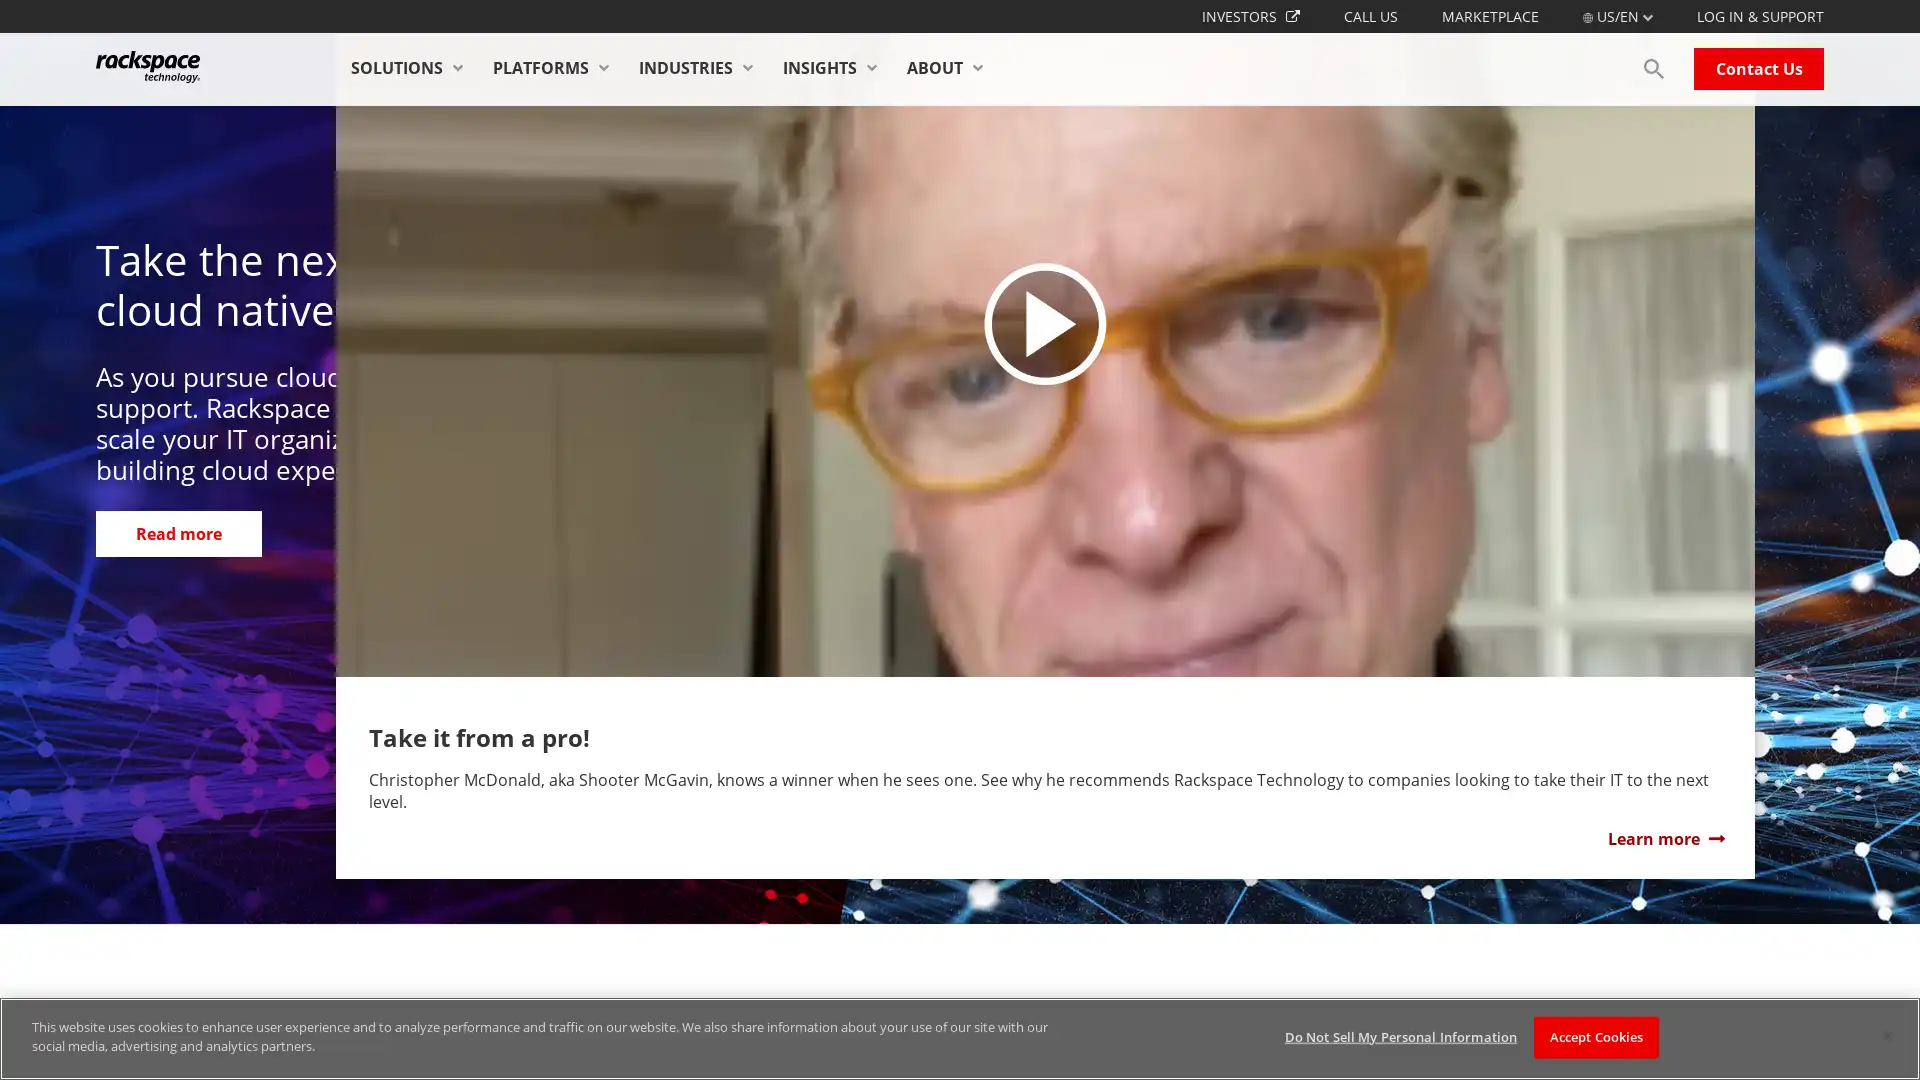  I want to click on Close, so click(1886, 1035).